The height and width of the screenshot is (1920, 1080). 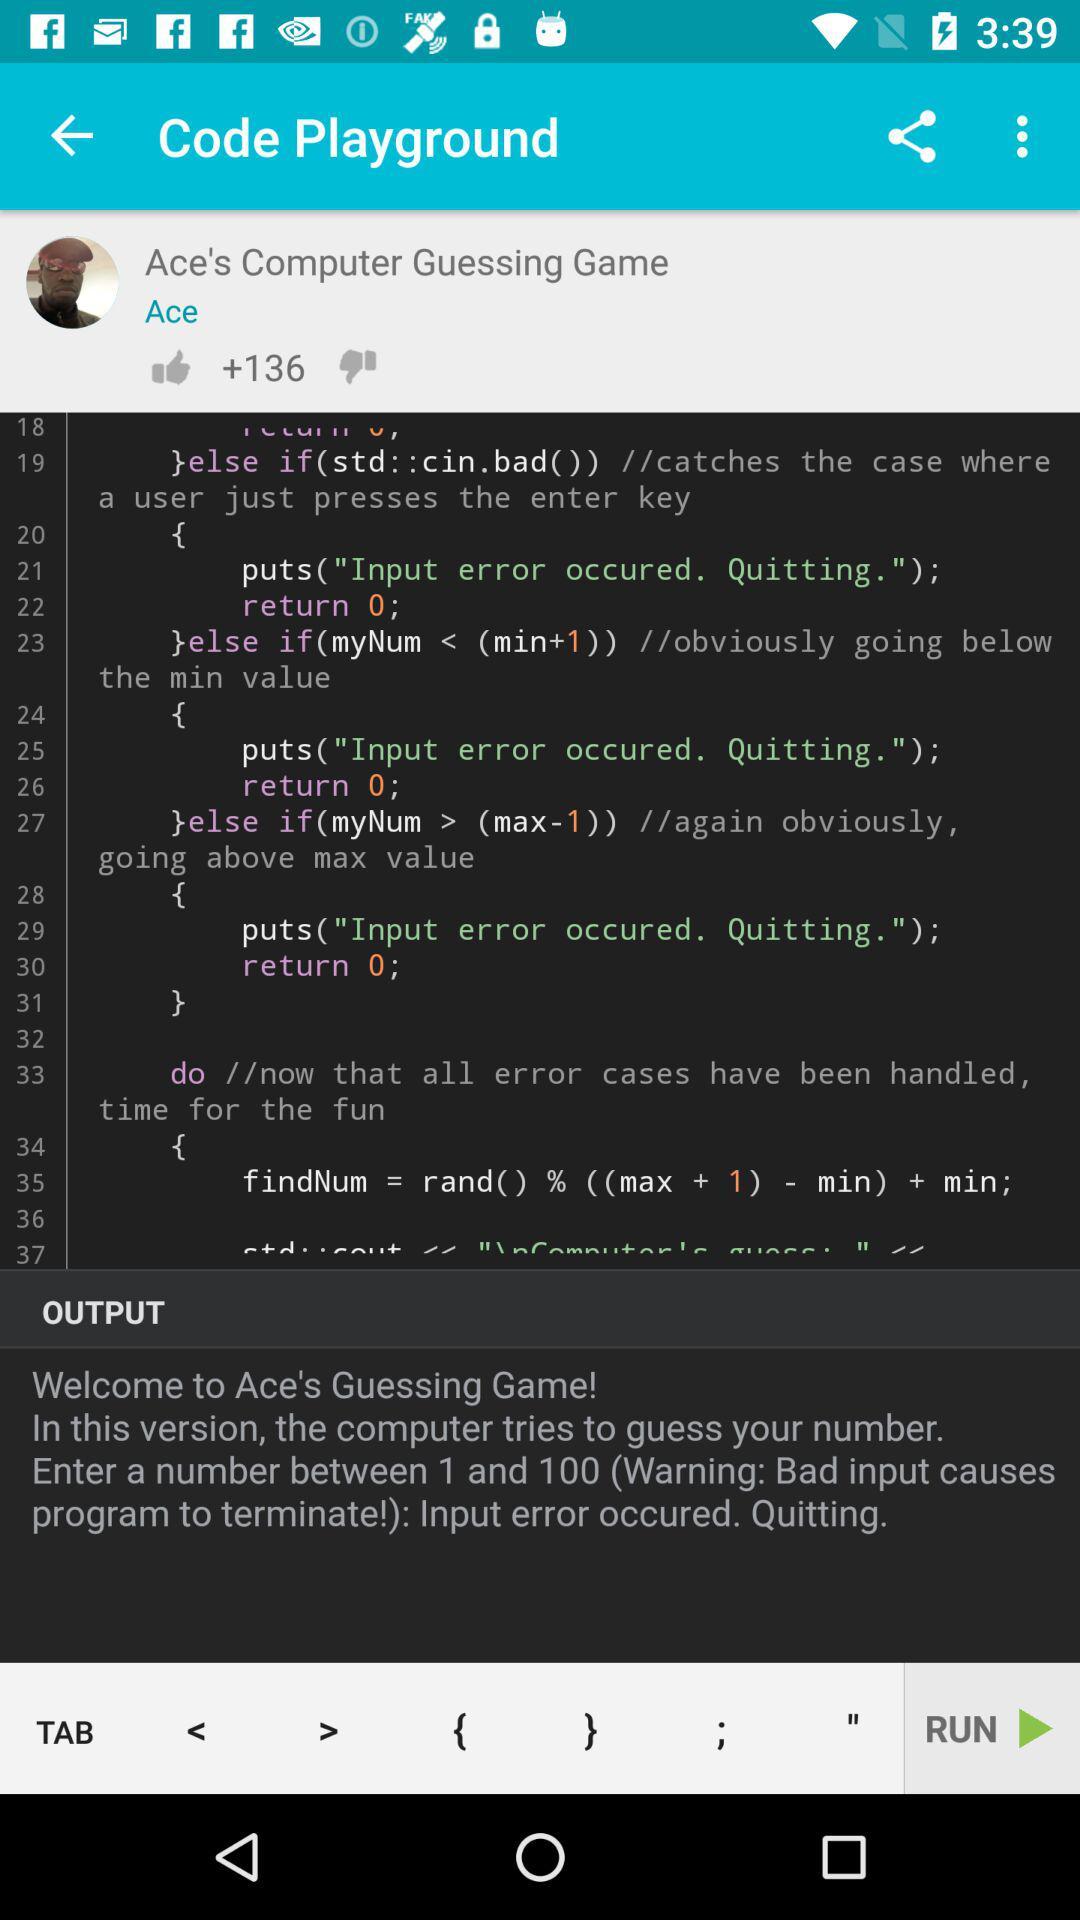 What do you see at coordinates (845, 1727) in the screenshot?
I see `icon next to the run` at bounding box center [845, 1727].